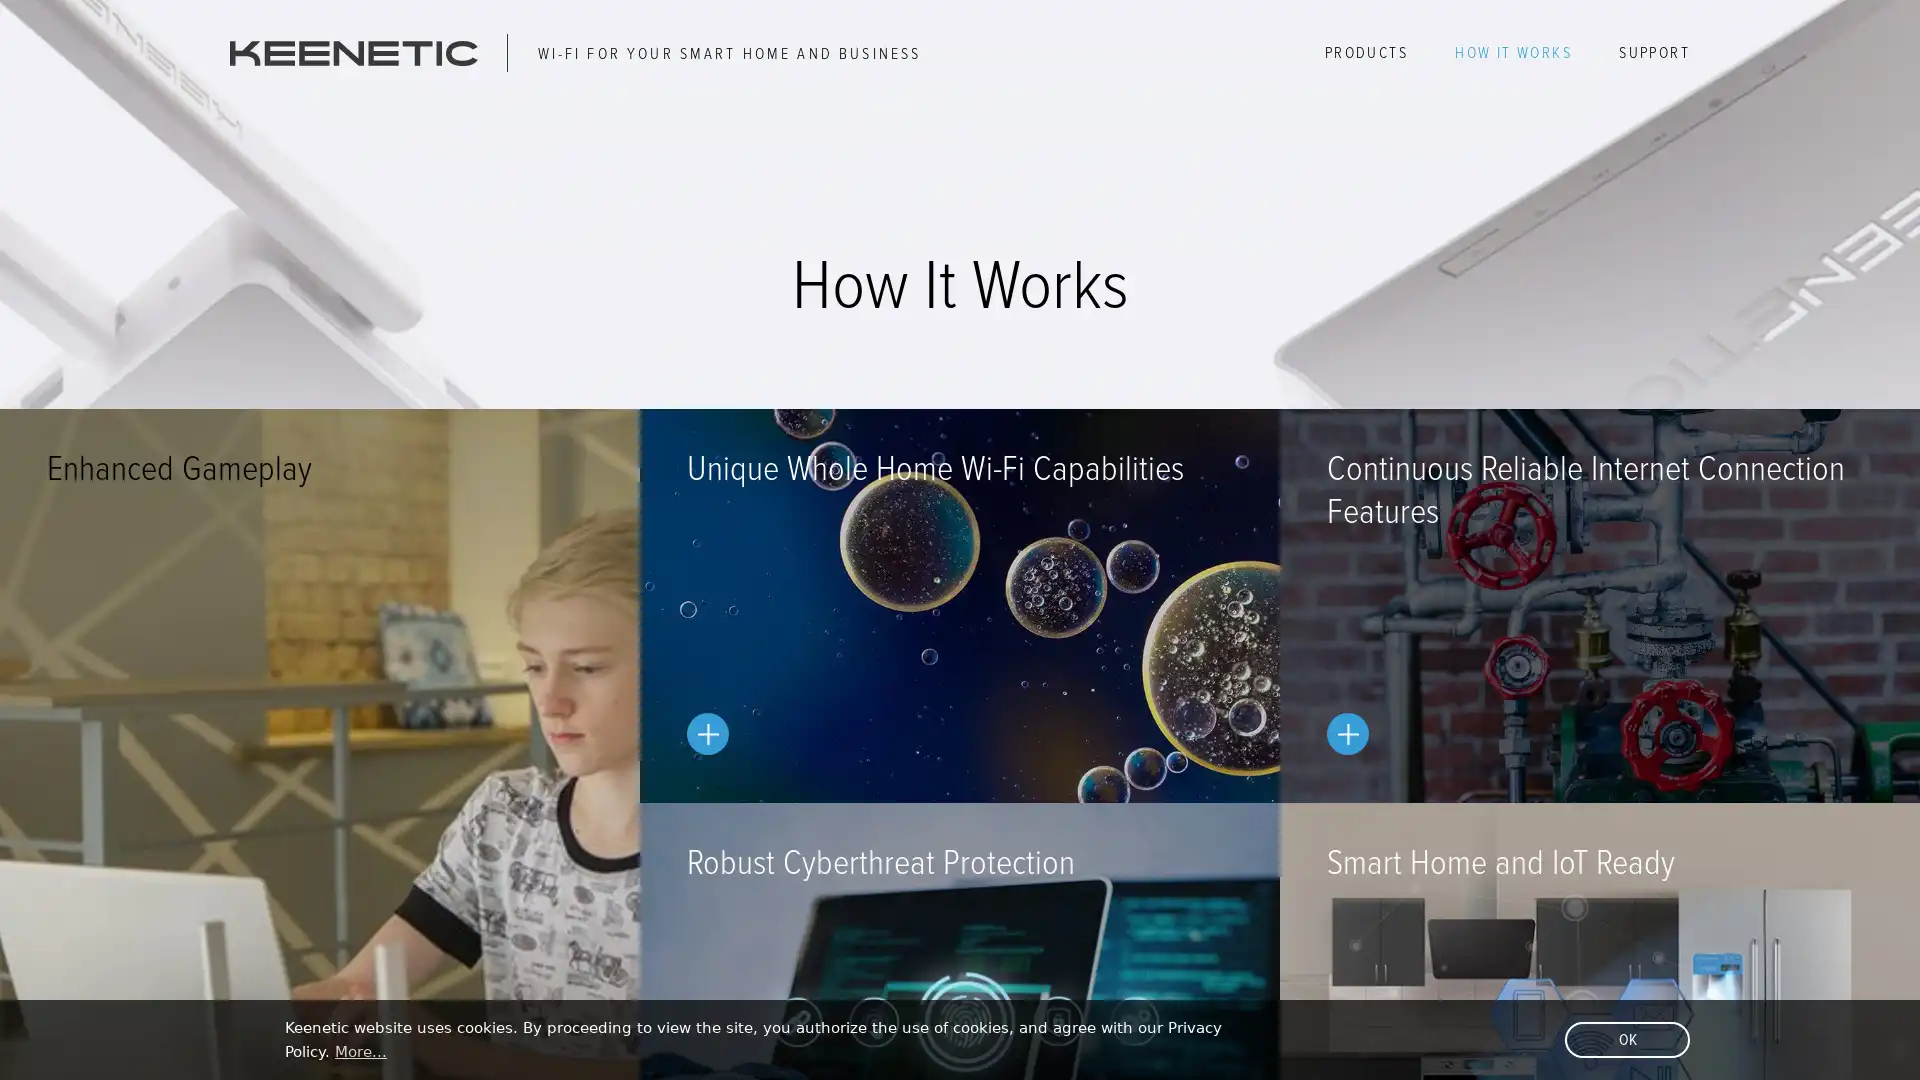 The image size is (1920, 1080). I want to click on learn more about cookies, so click(360, 1051).